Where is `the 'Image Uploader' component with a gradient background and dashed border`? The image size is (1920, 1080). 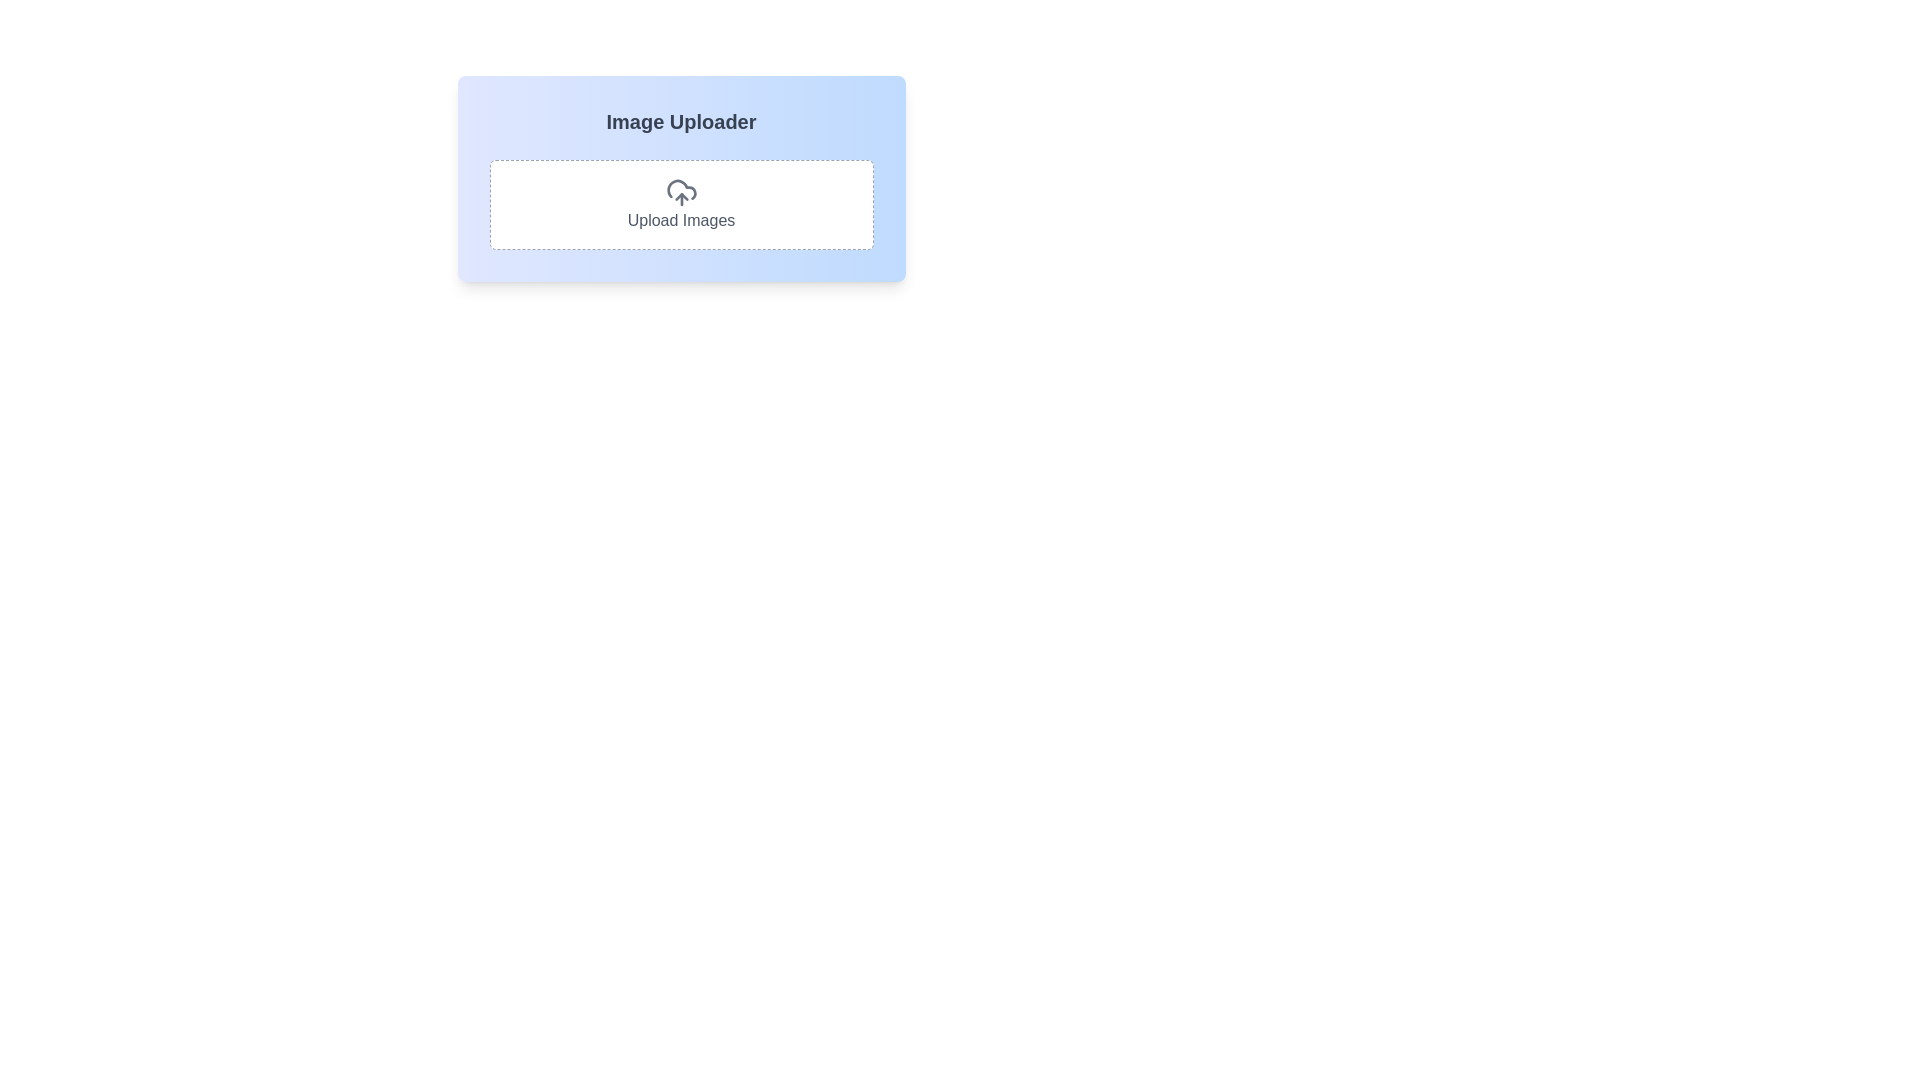 the 'Image Uploader' component with a gradient background and dashed border is located at coordinates (681, 177).